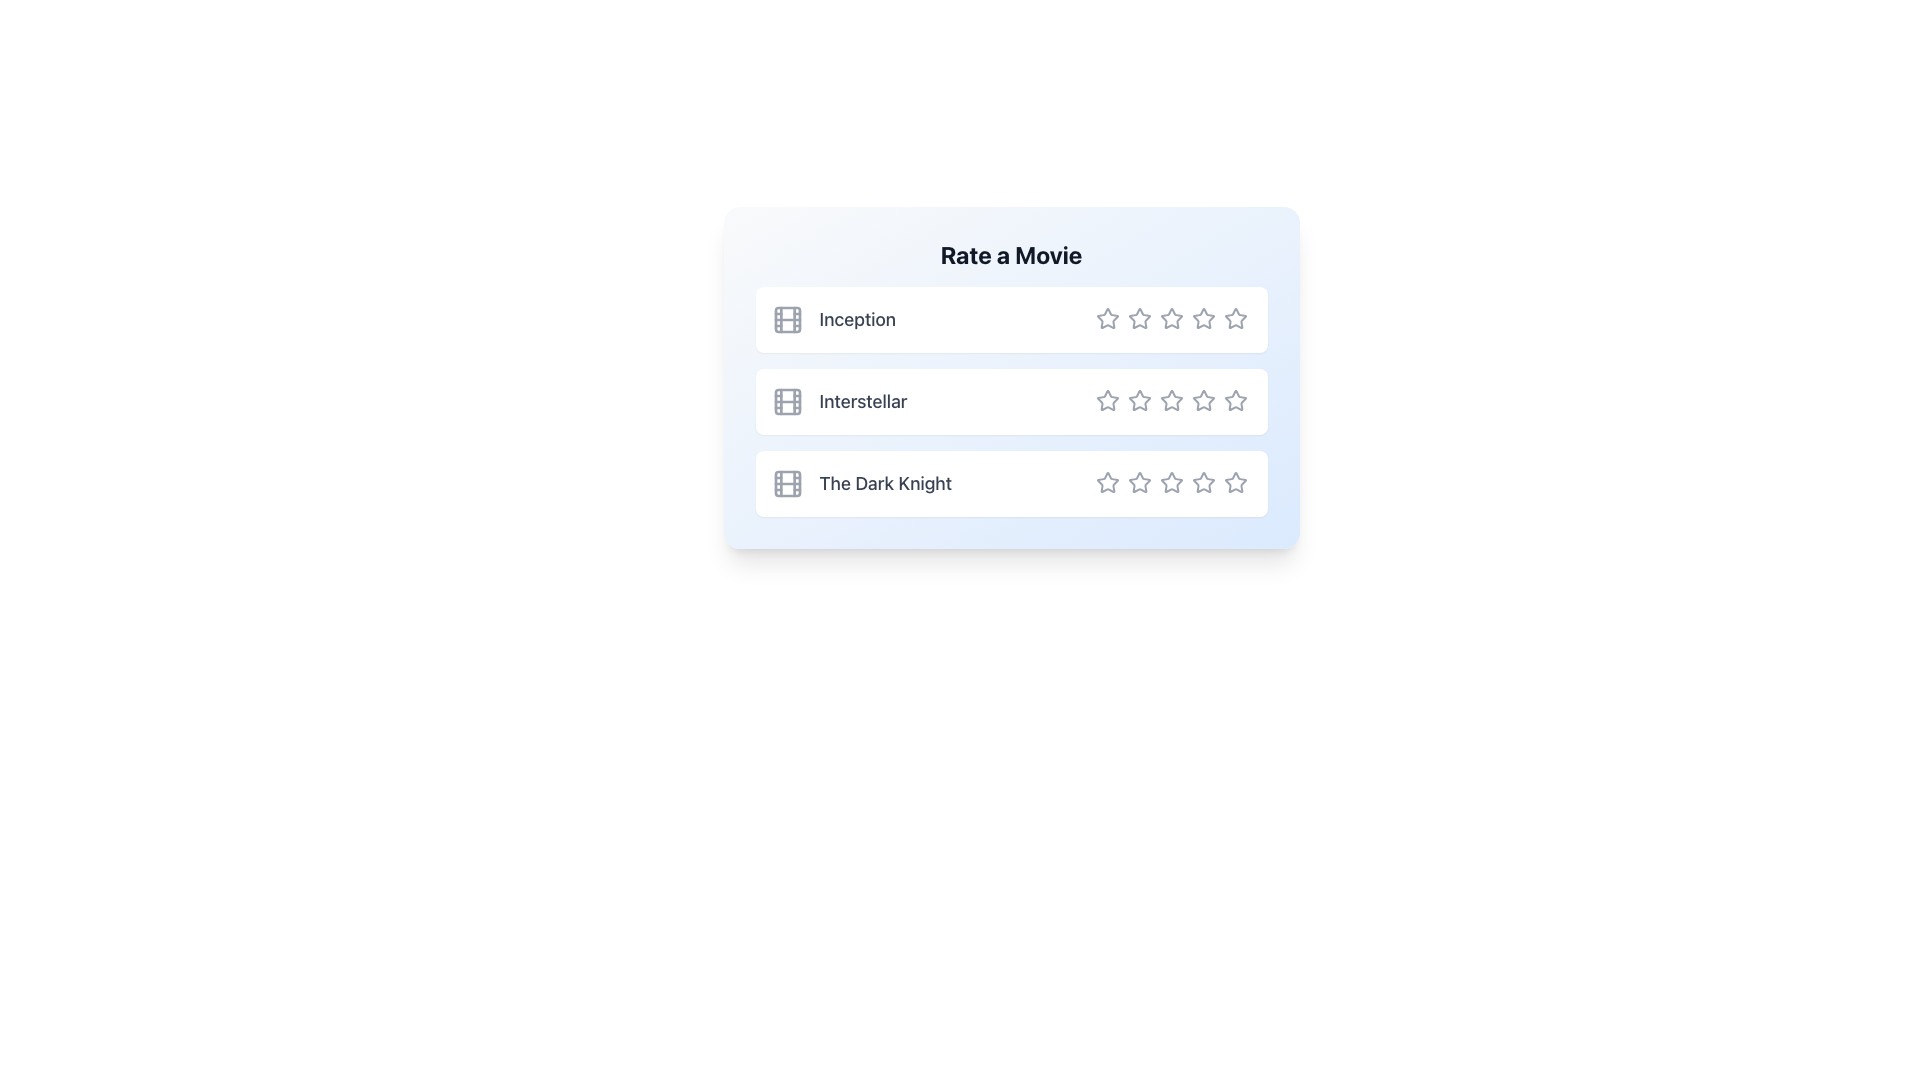 This screenshot has width=1920, height=1080. Describe the element at coordinates (1139, 401) in the screenshot. I see `the second star in the rating interface for the movie 'Interstellar'` at that location.